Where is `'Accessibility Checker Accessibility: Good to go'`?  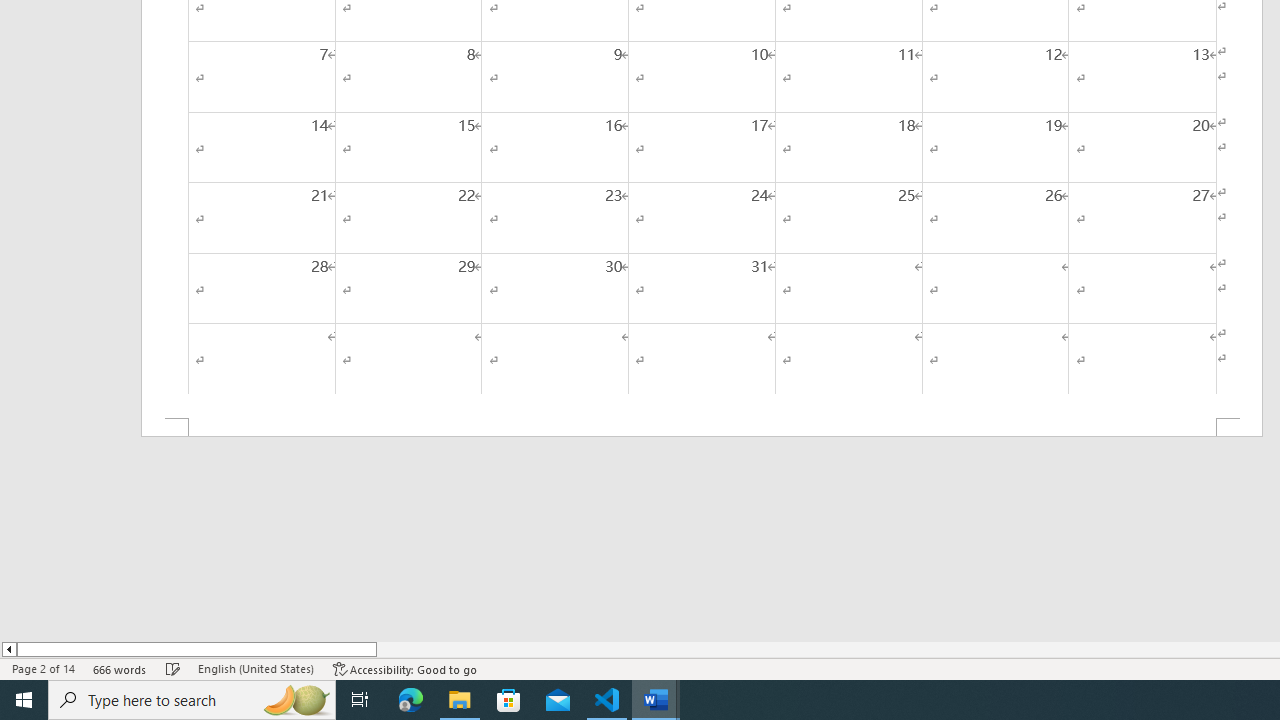
'Accessibility Checker Accessibility: Good to go' is located at coordinates (404, 669).